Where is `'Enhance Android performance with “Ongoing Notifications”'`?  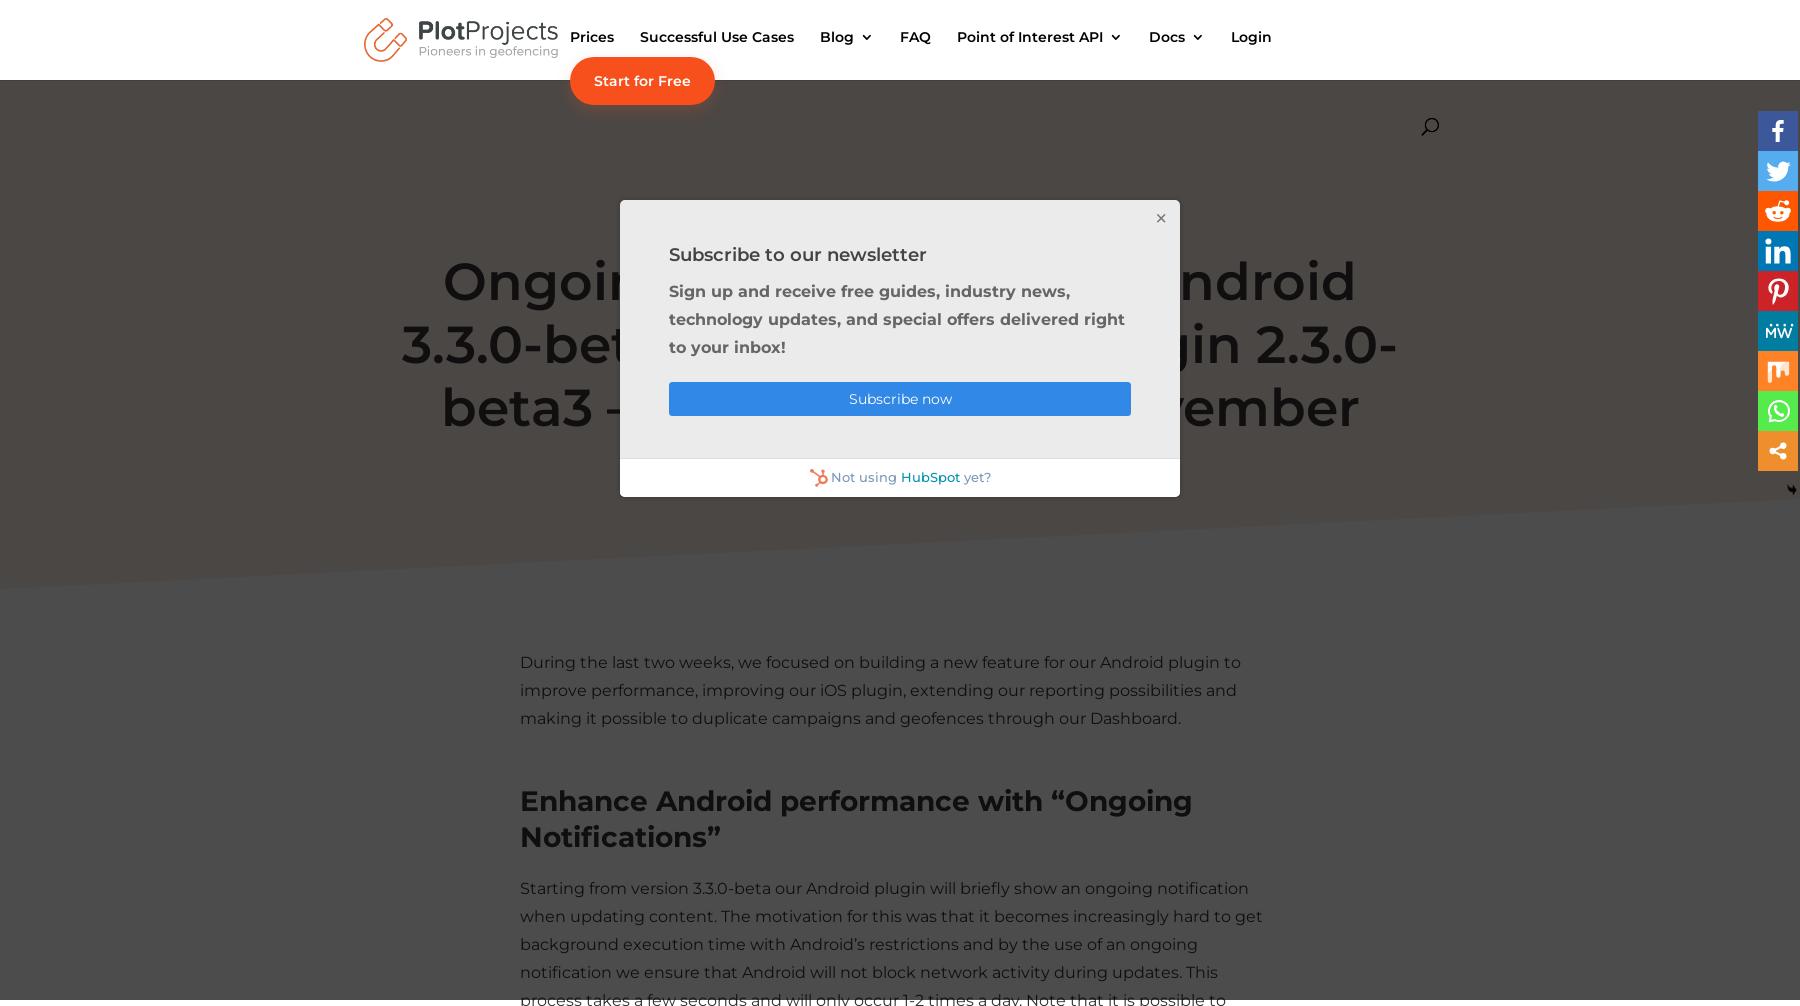 'Enhance Android performance with “Ongoing Notifications”' is located at coordinates (856, 816).